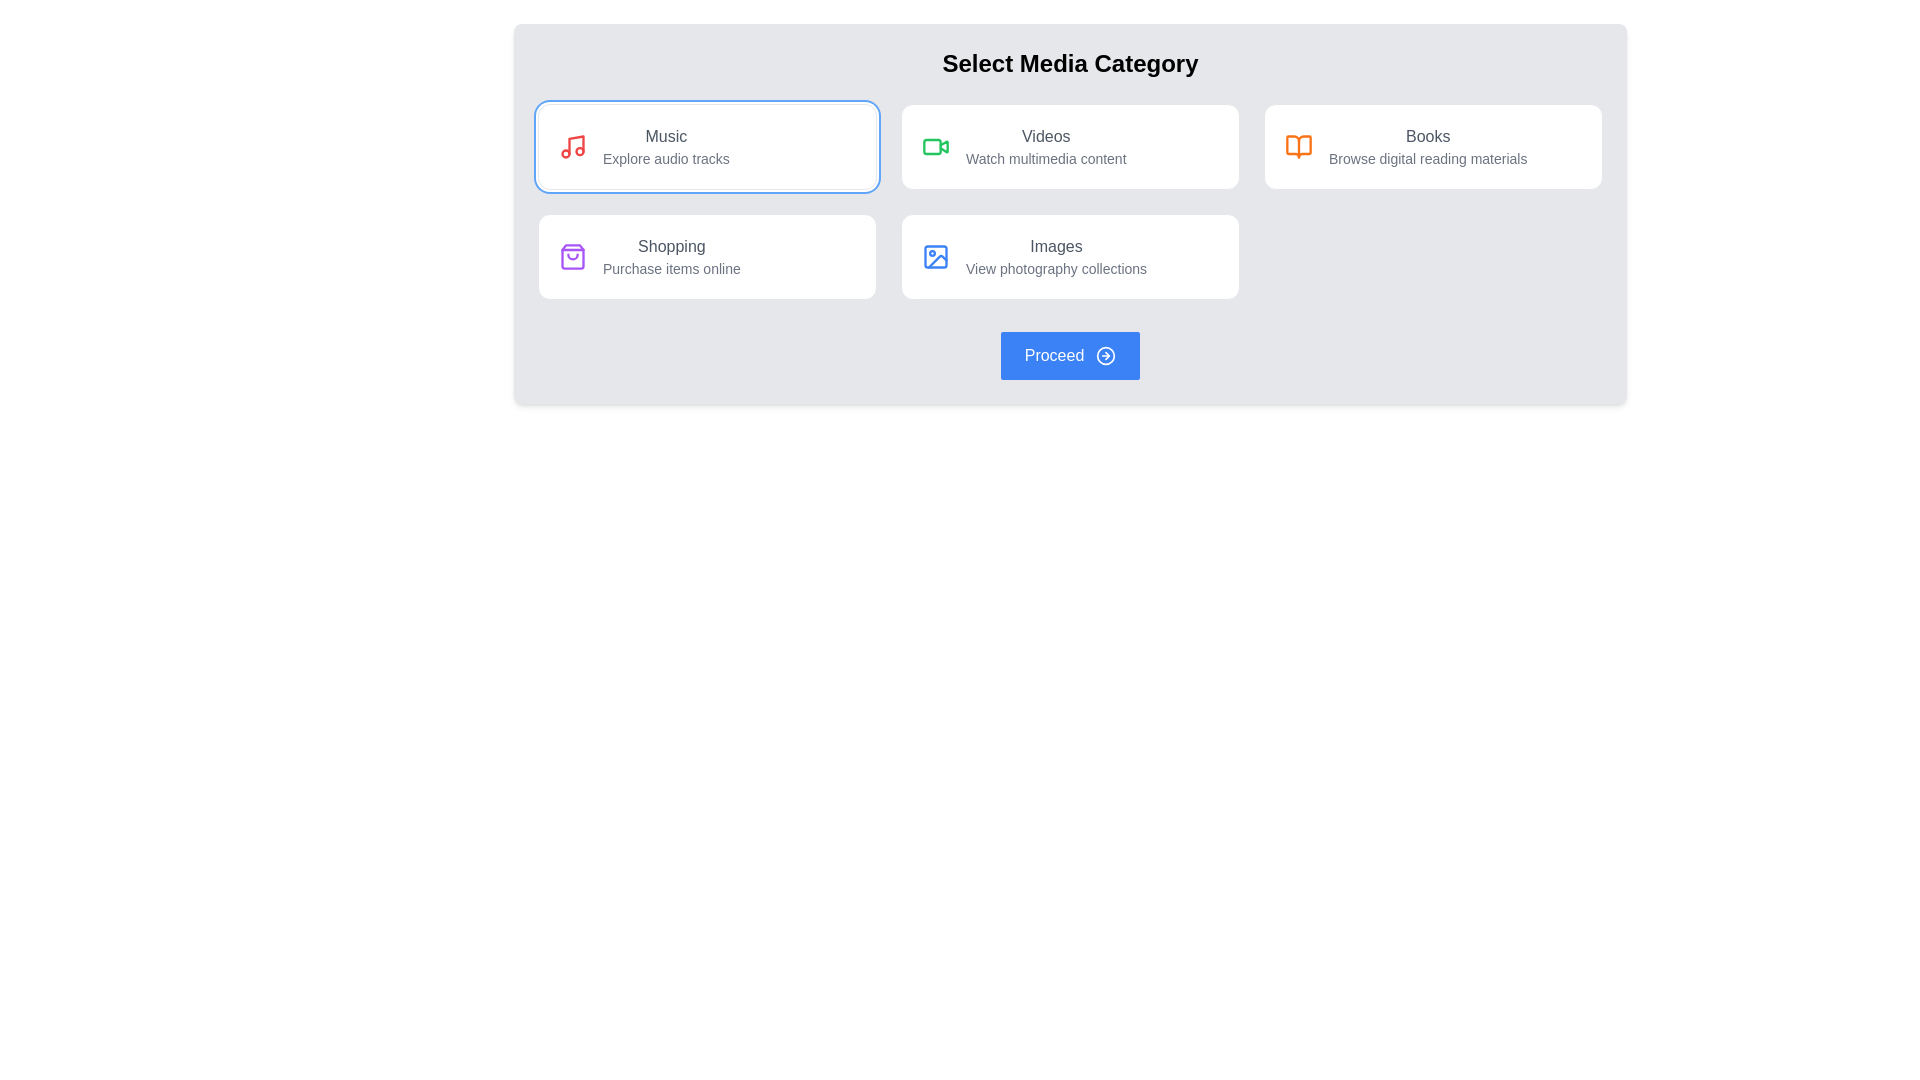 The height and width of the screenshot is (1080, 1920). I want to click on the static text label that says 'Explore audio tracks.' which is located beneath the 'Music' label in the top-left section of the grid layout, so click(666, 157).